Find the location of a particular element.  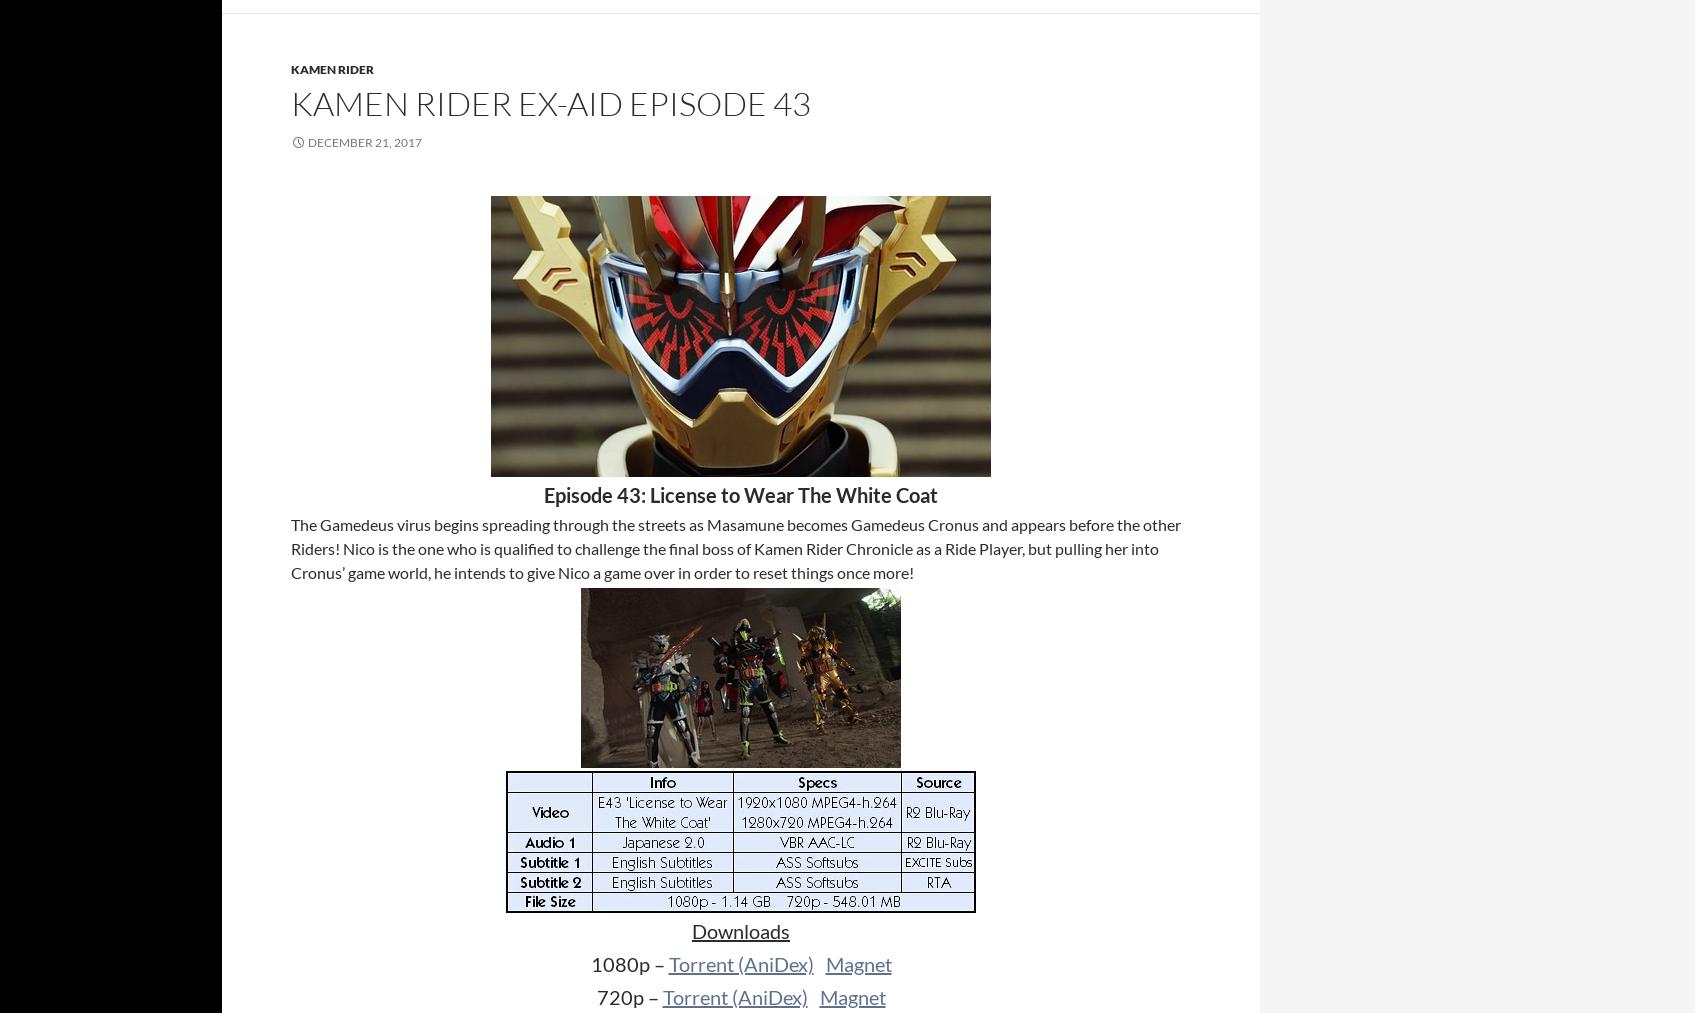

'Kamen Rider' is located at coordinates (331, 68).